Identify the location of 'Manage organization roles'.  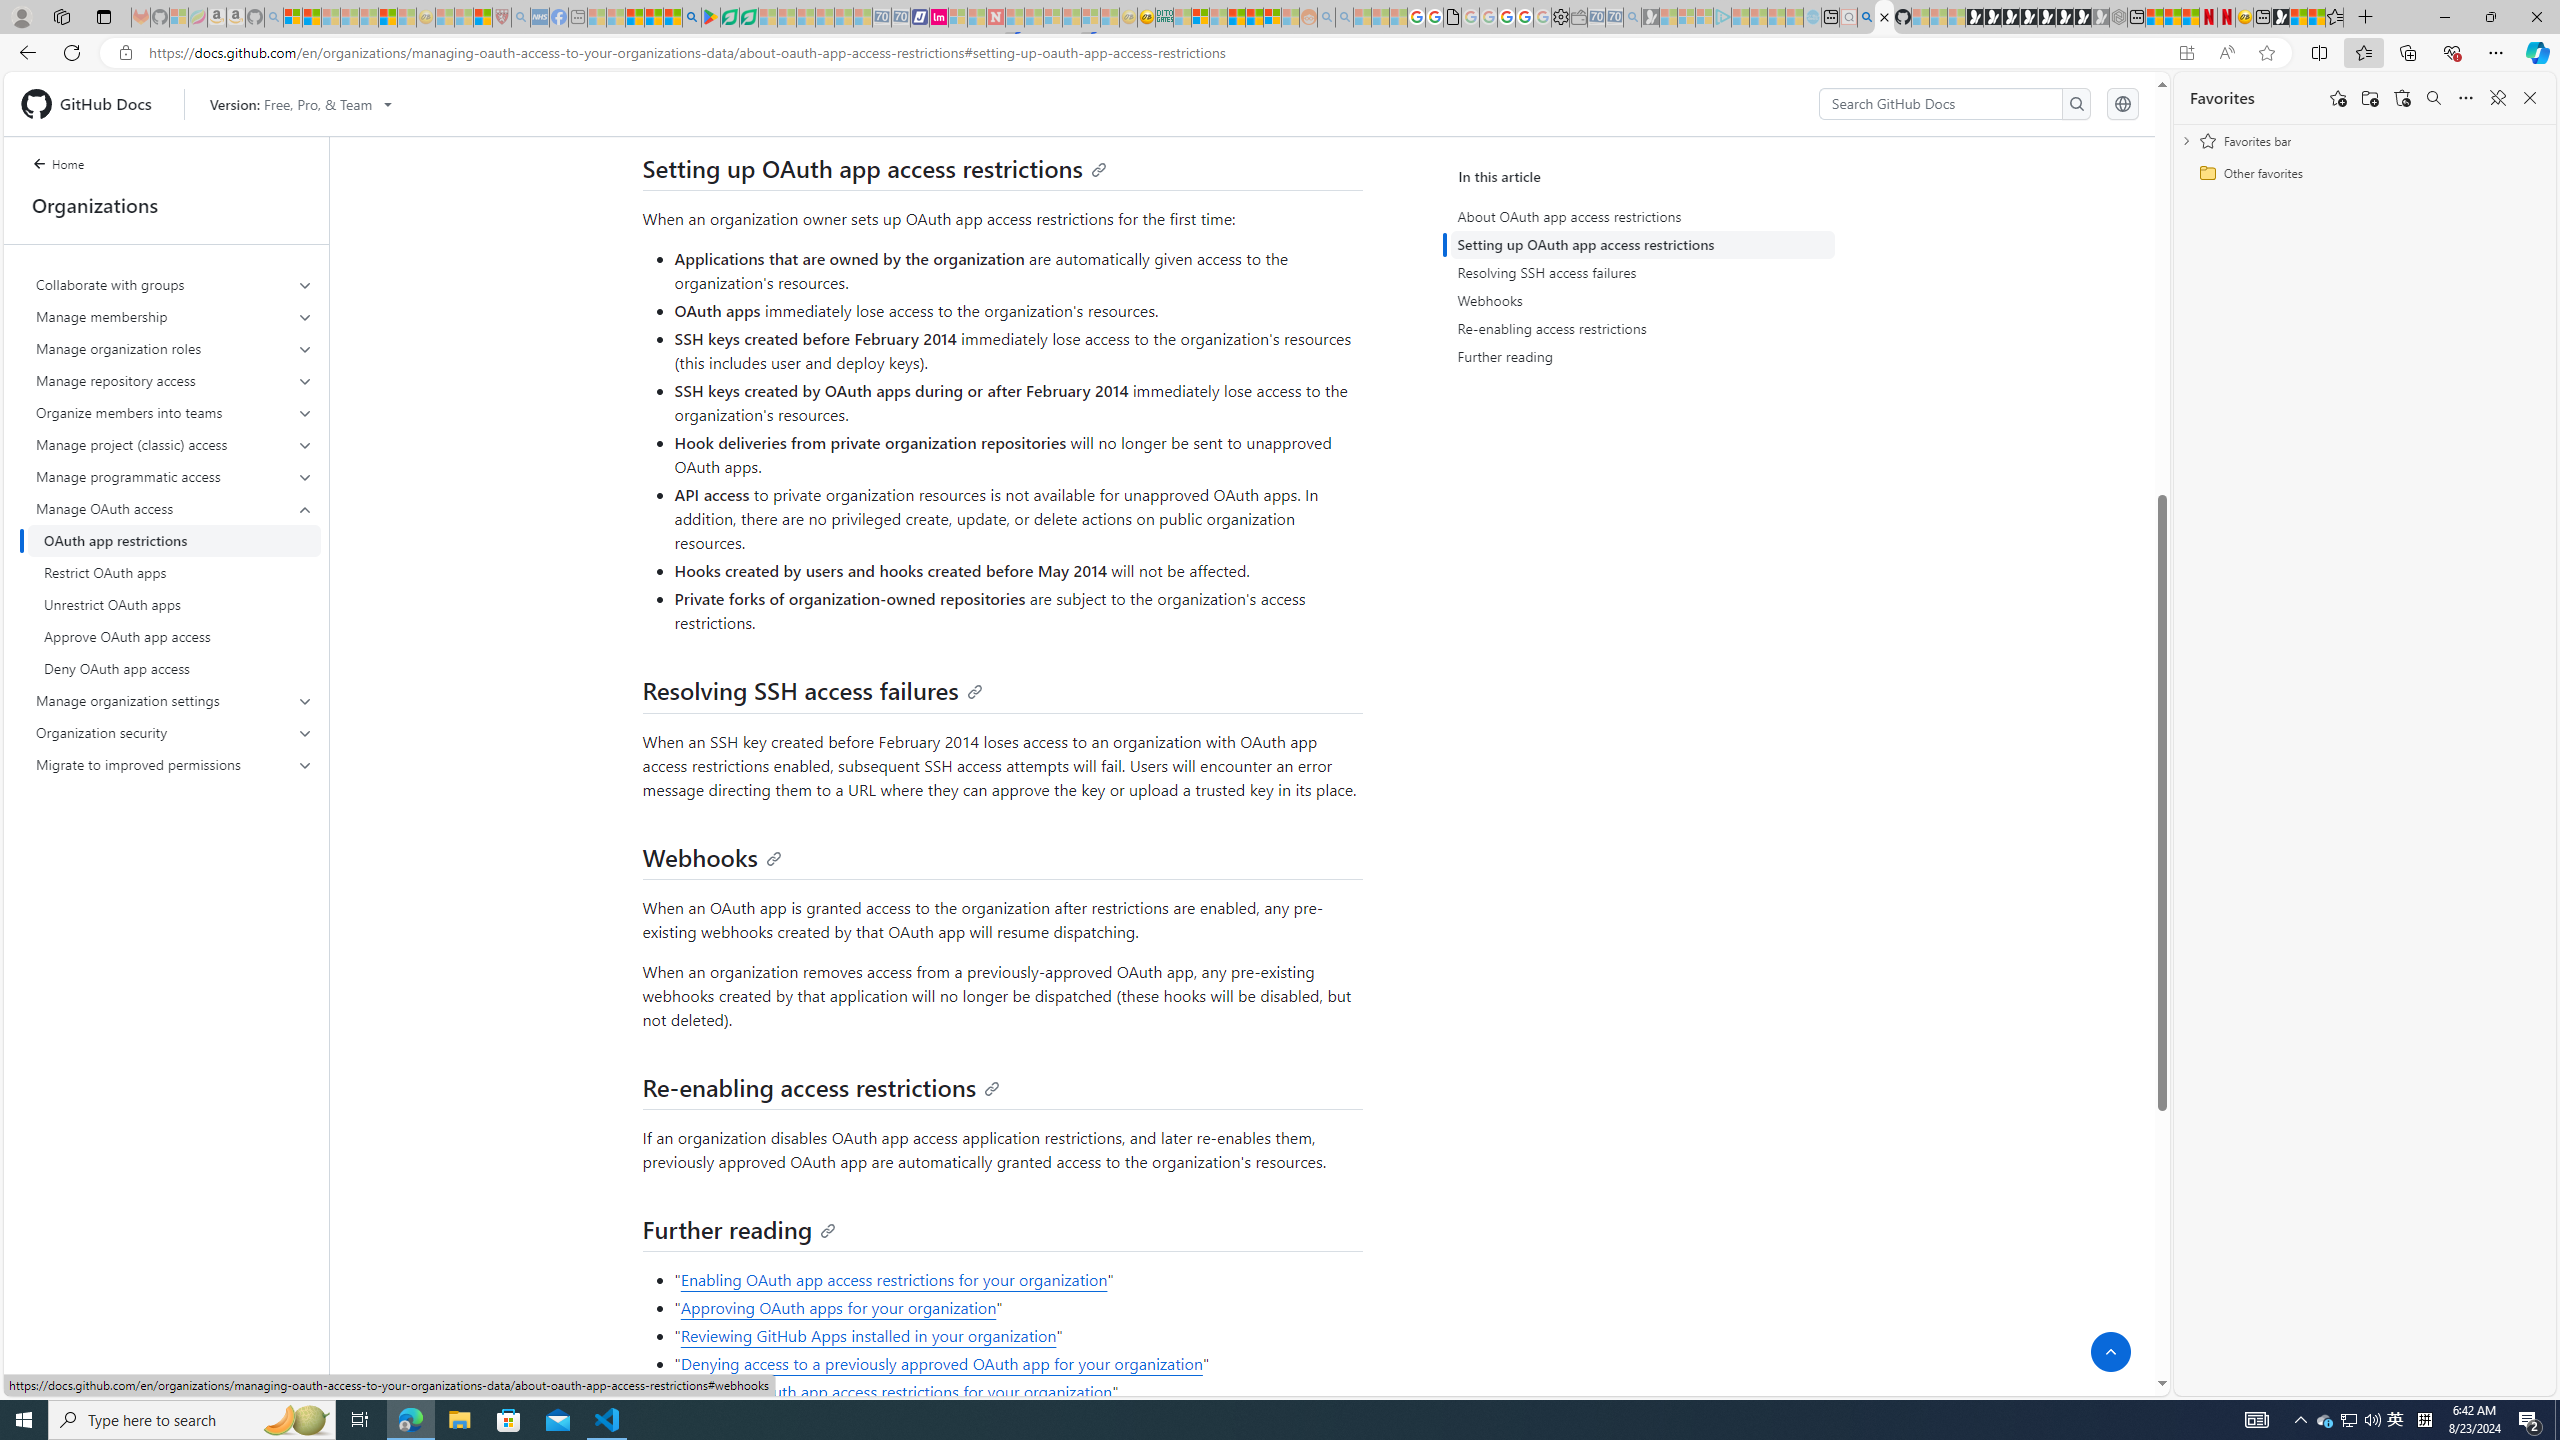
(175, 348).